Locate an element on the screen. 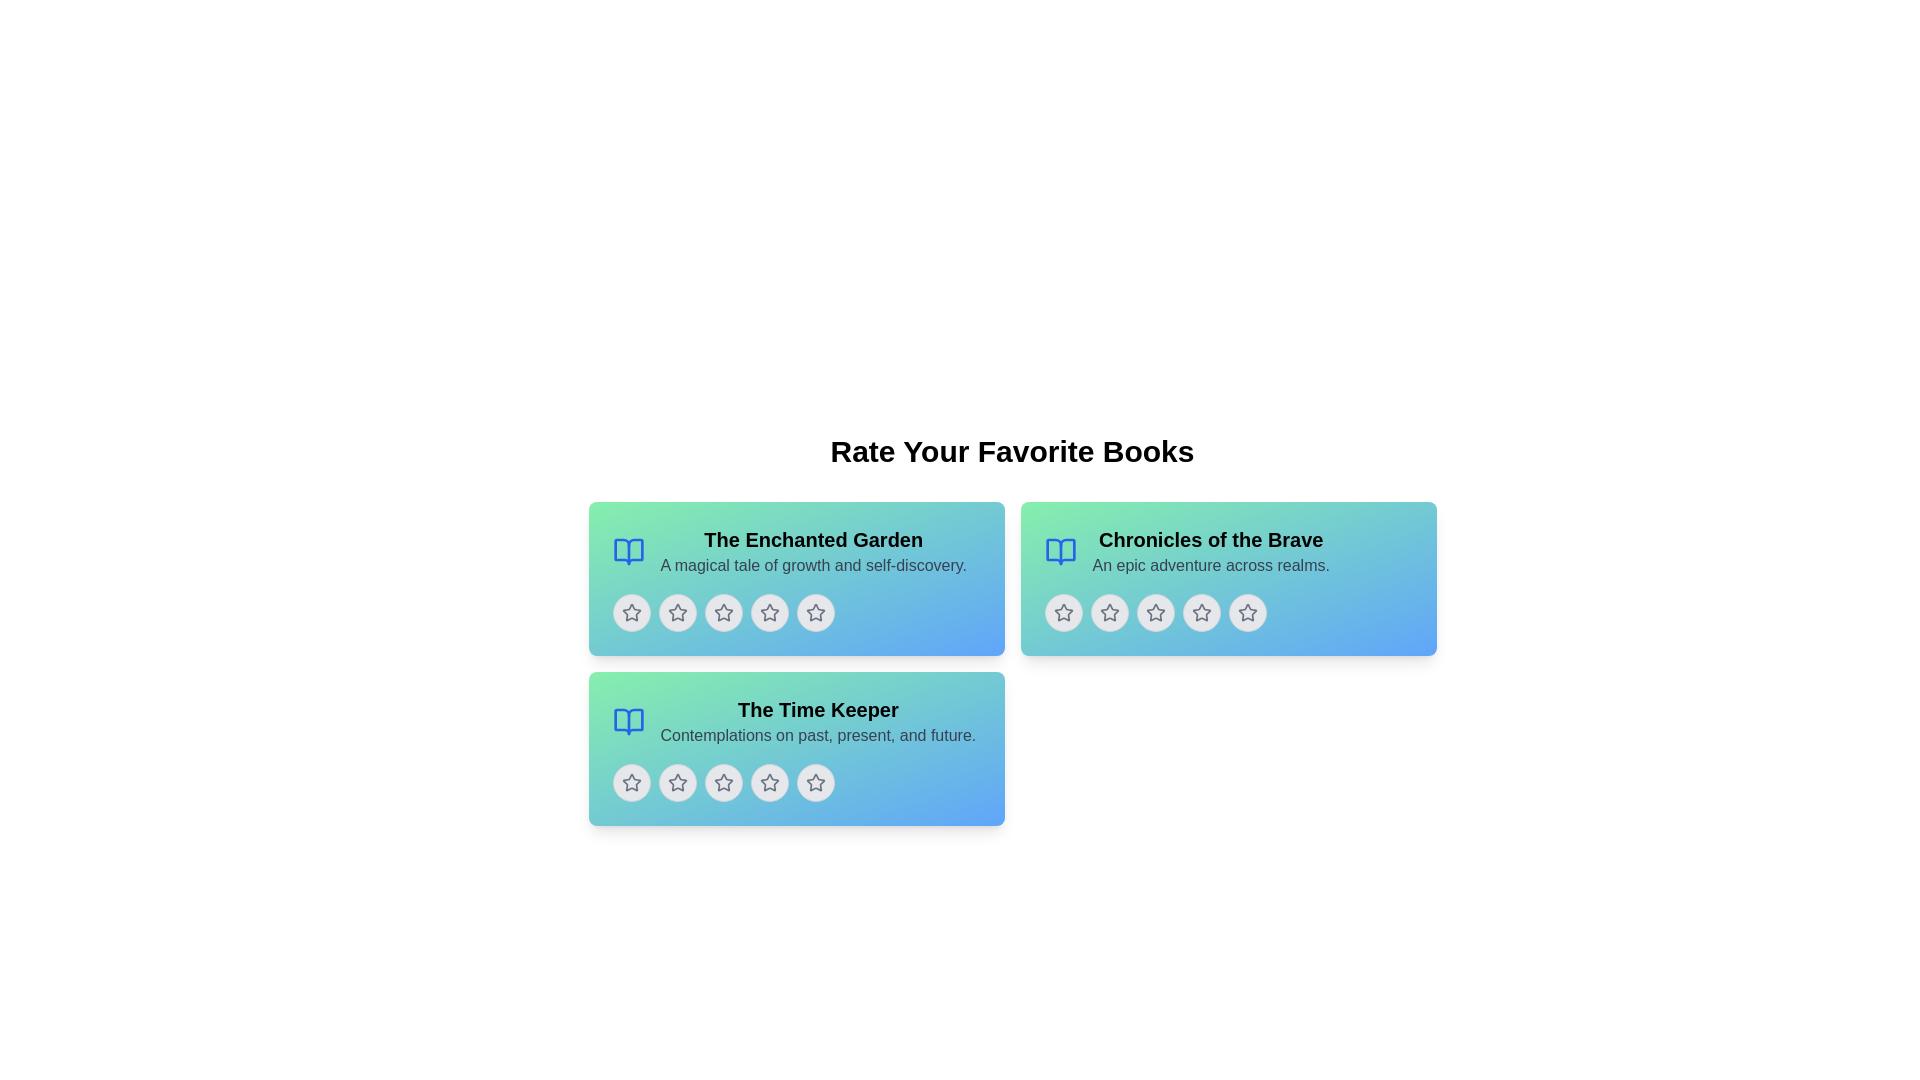 Image resolution: width=1920 pixels, height=1080 pixels. information displayed in the text block titled 'The Enchanted Garden' which includes the subtitle 'A magical tale of growth and self-discovery.' is located at coordinates (795, 551).